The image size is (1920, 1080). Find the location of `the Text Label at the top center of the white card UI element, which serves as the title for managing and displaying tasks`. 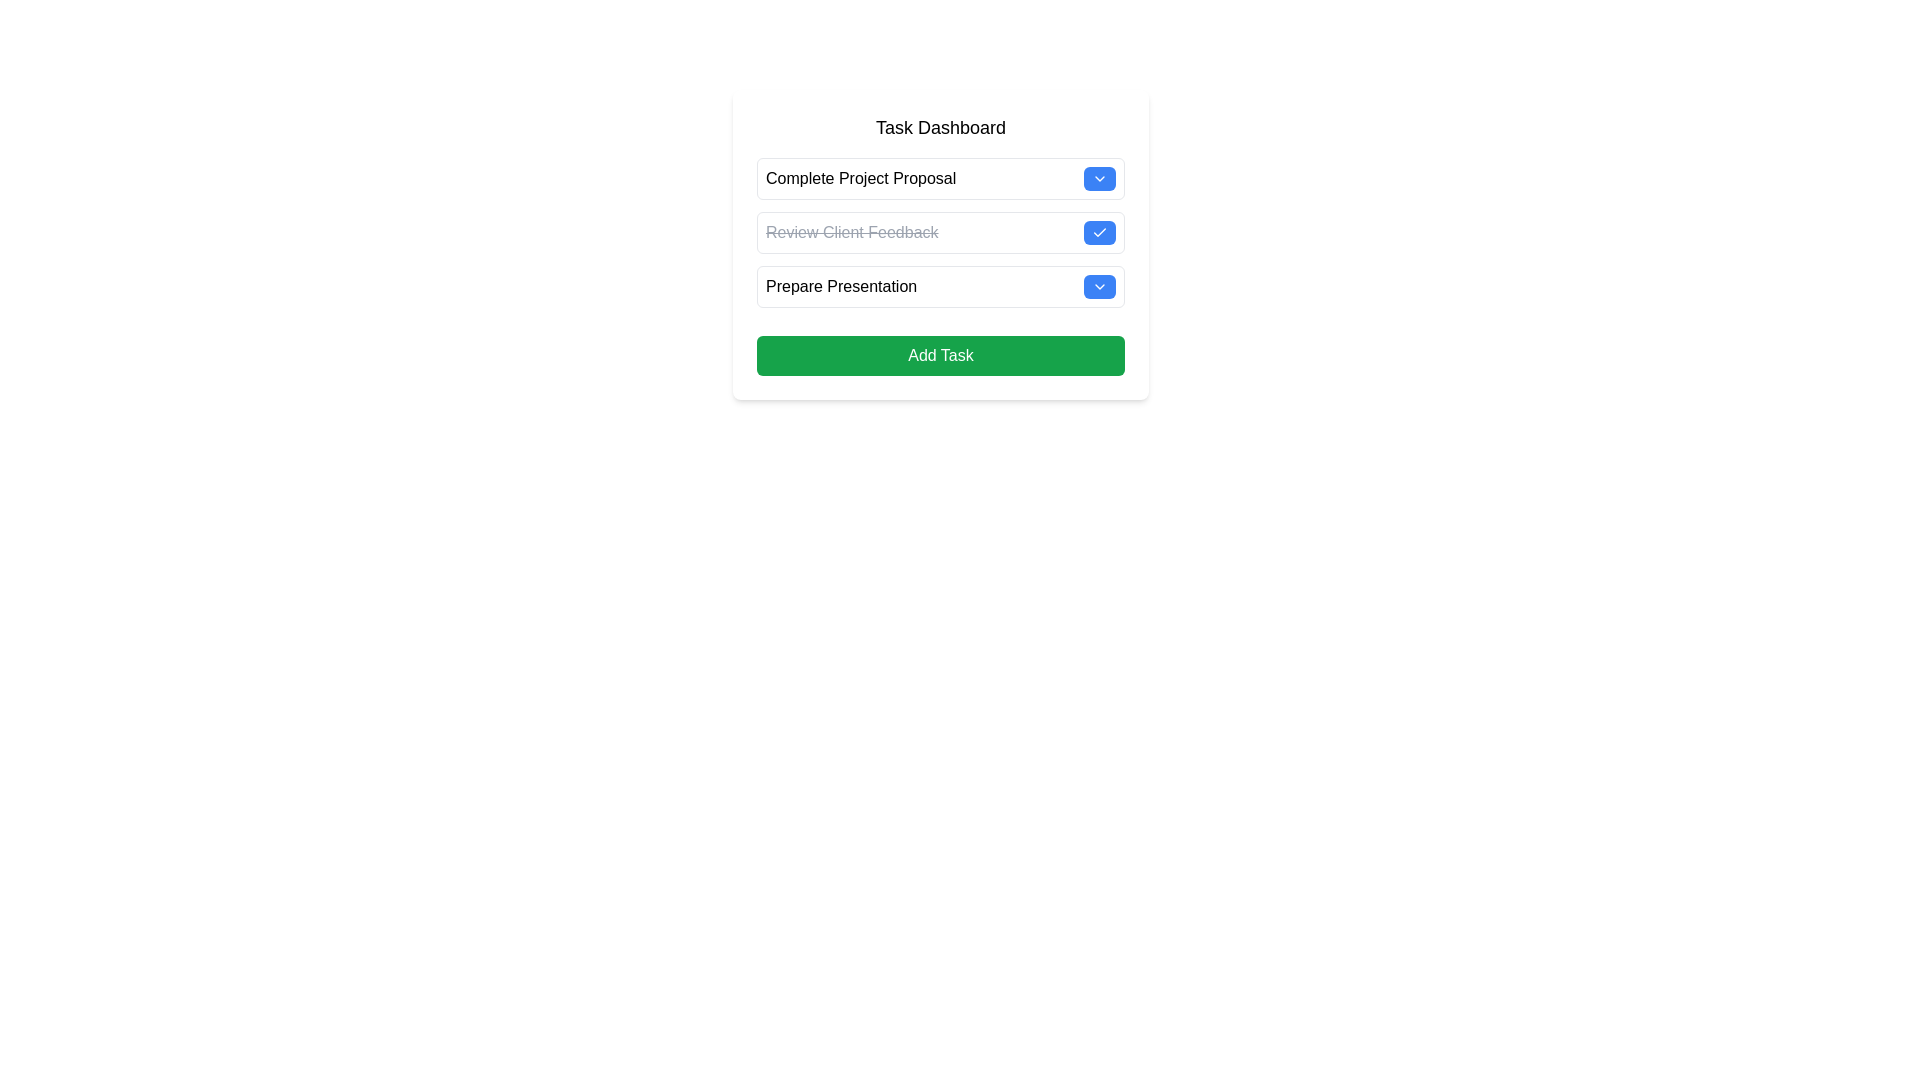

the Text Label at the top center of the white card UI element, which serves as the title for managing and displaying tasks is located at coordinates (939, 127).